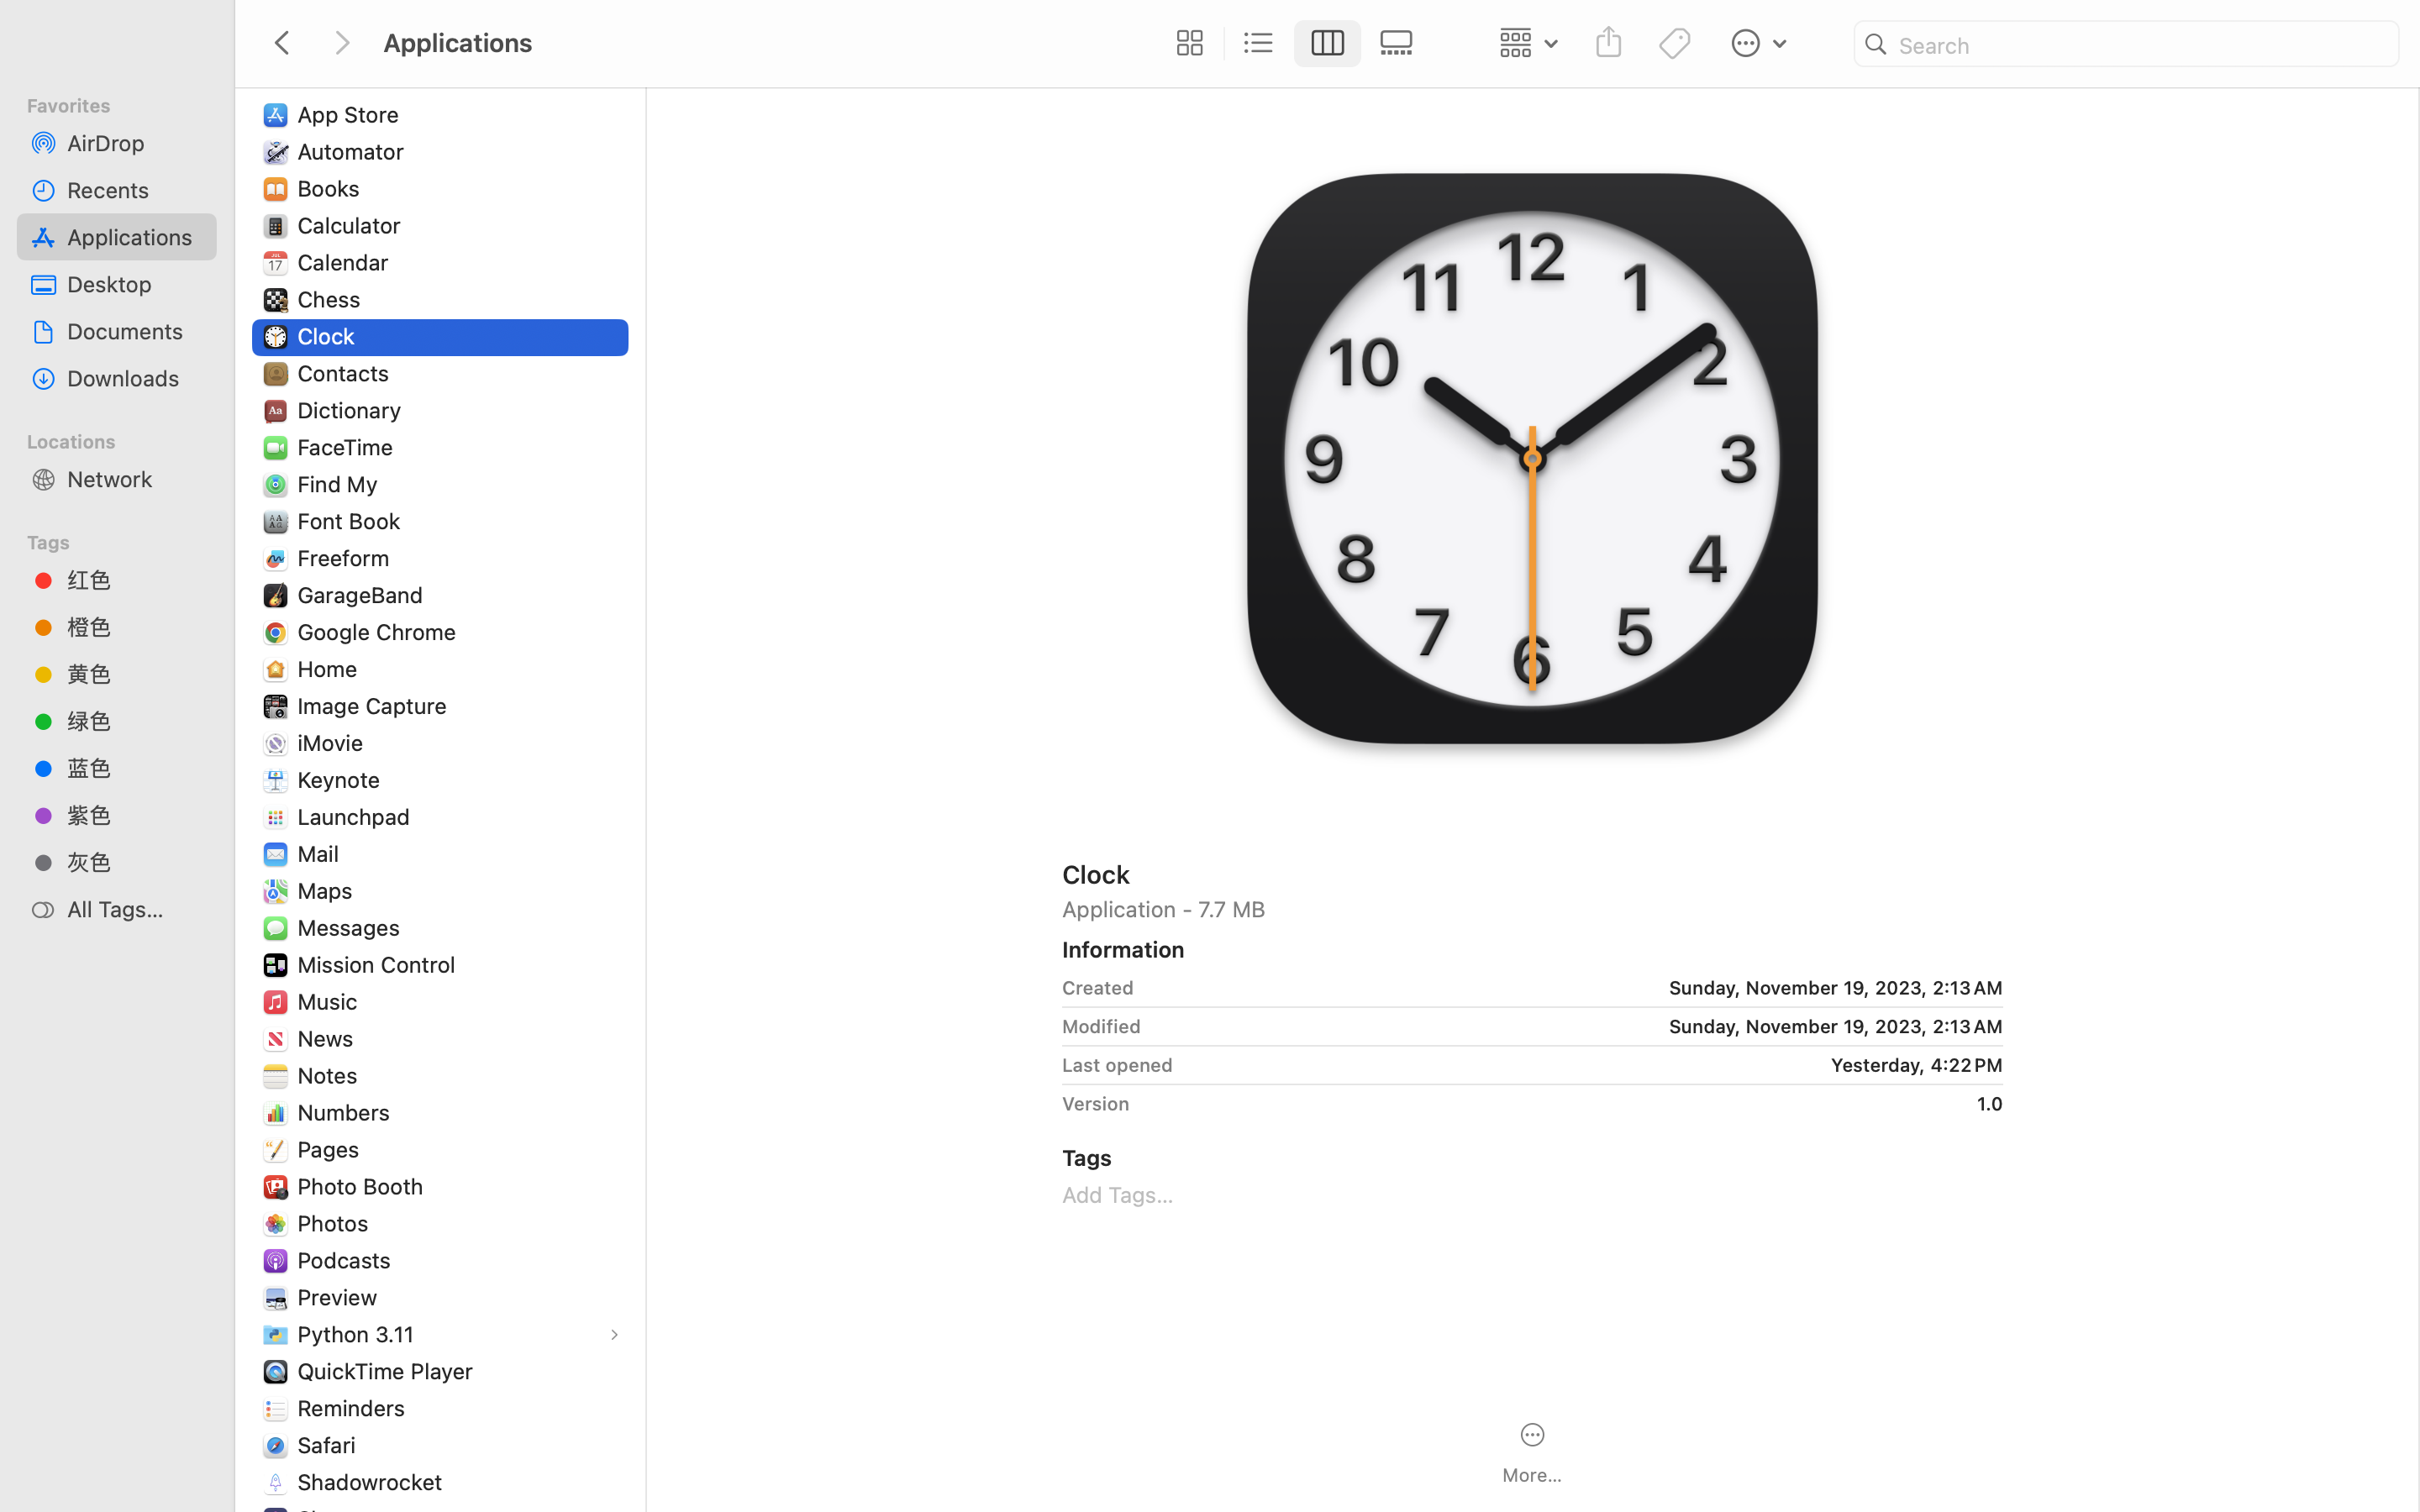  Describe the element at coordinates (351, 224) in the screenshot. I see `'Calculator'` at that location.